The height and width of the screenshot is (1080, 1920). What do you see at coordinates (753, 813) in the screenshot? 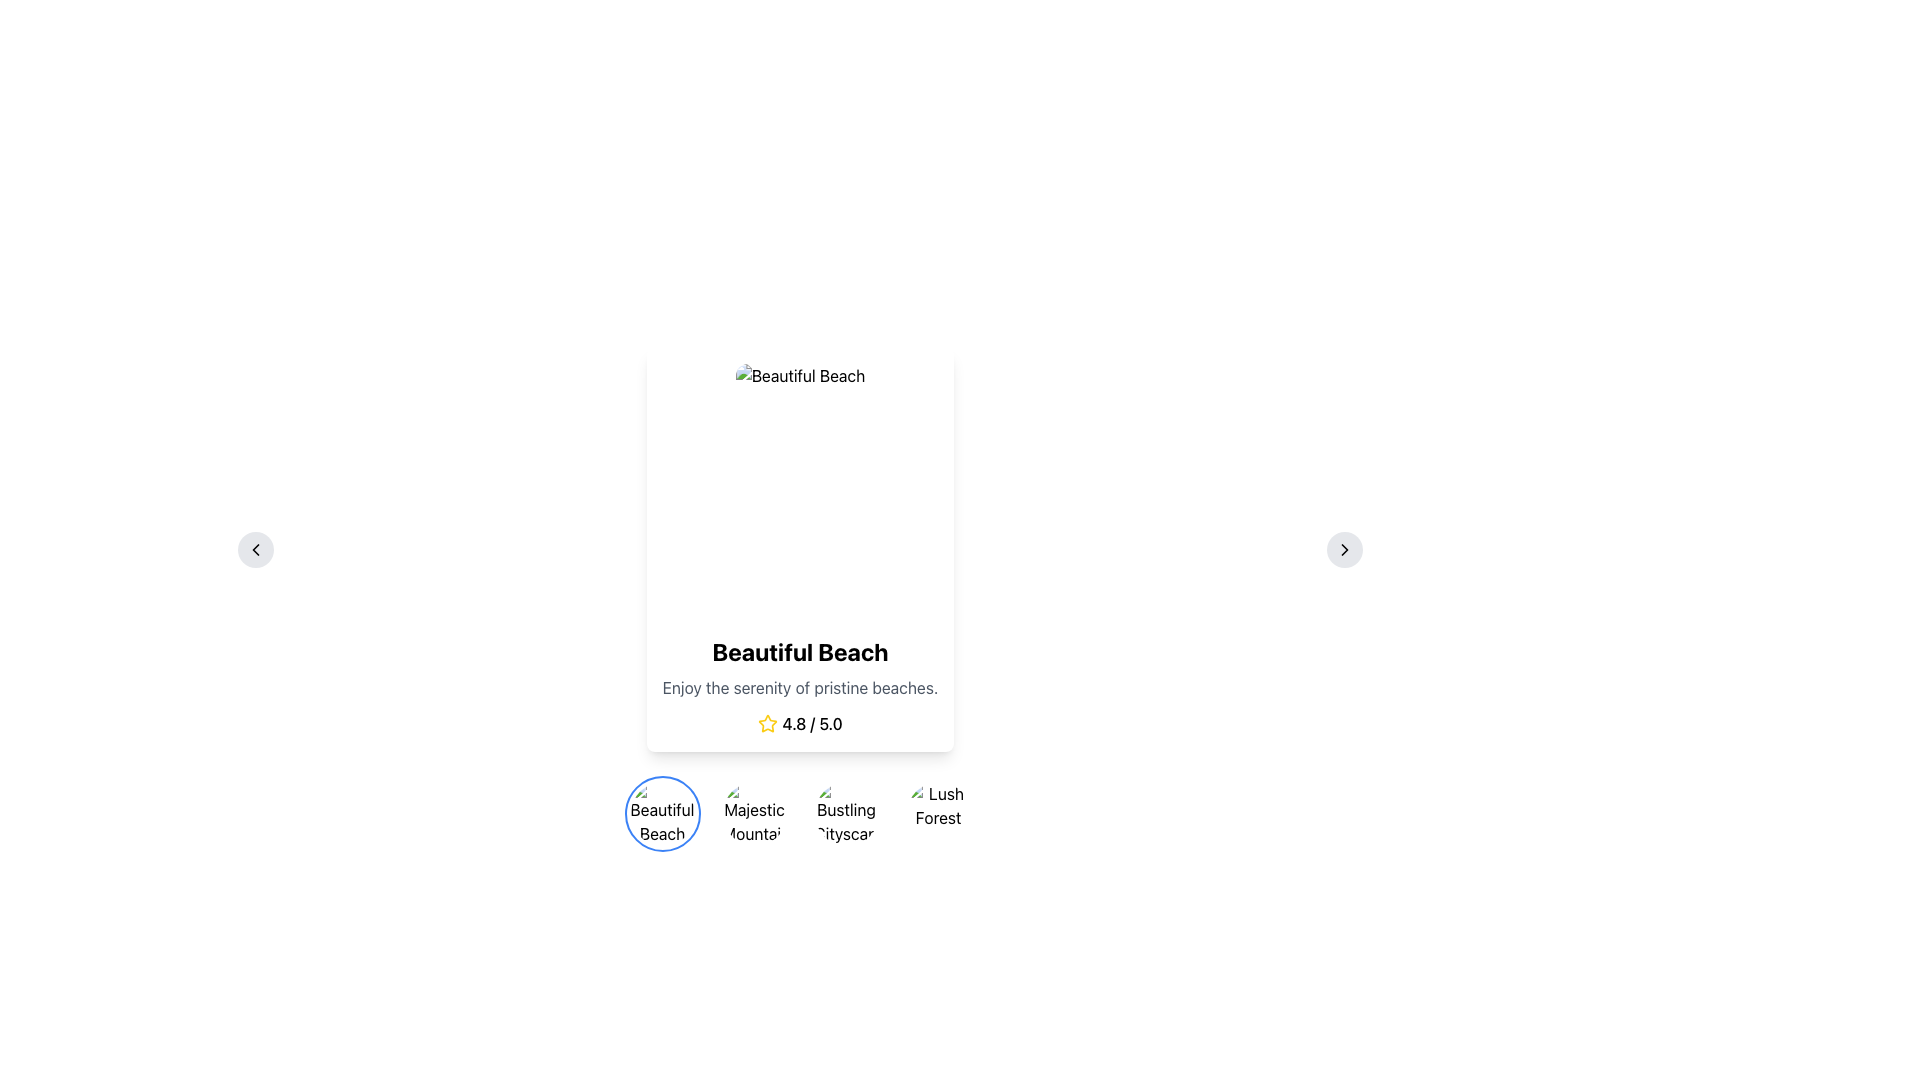
I see `the Selectable Button with an Icon representing 'Majestic Mountains'` at bounding box center [753, 813].